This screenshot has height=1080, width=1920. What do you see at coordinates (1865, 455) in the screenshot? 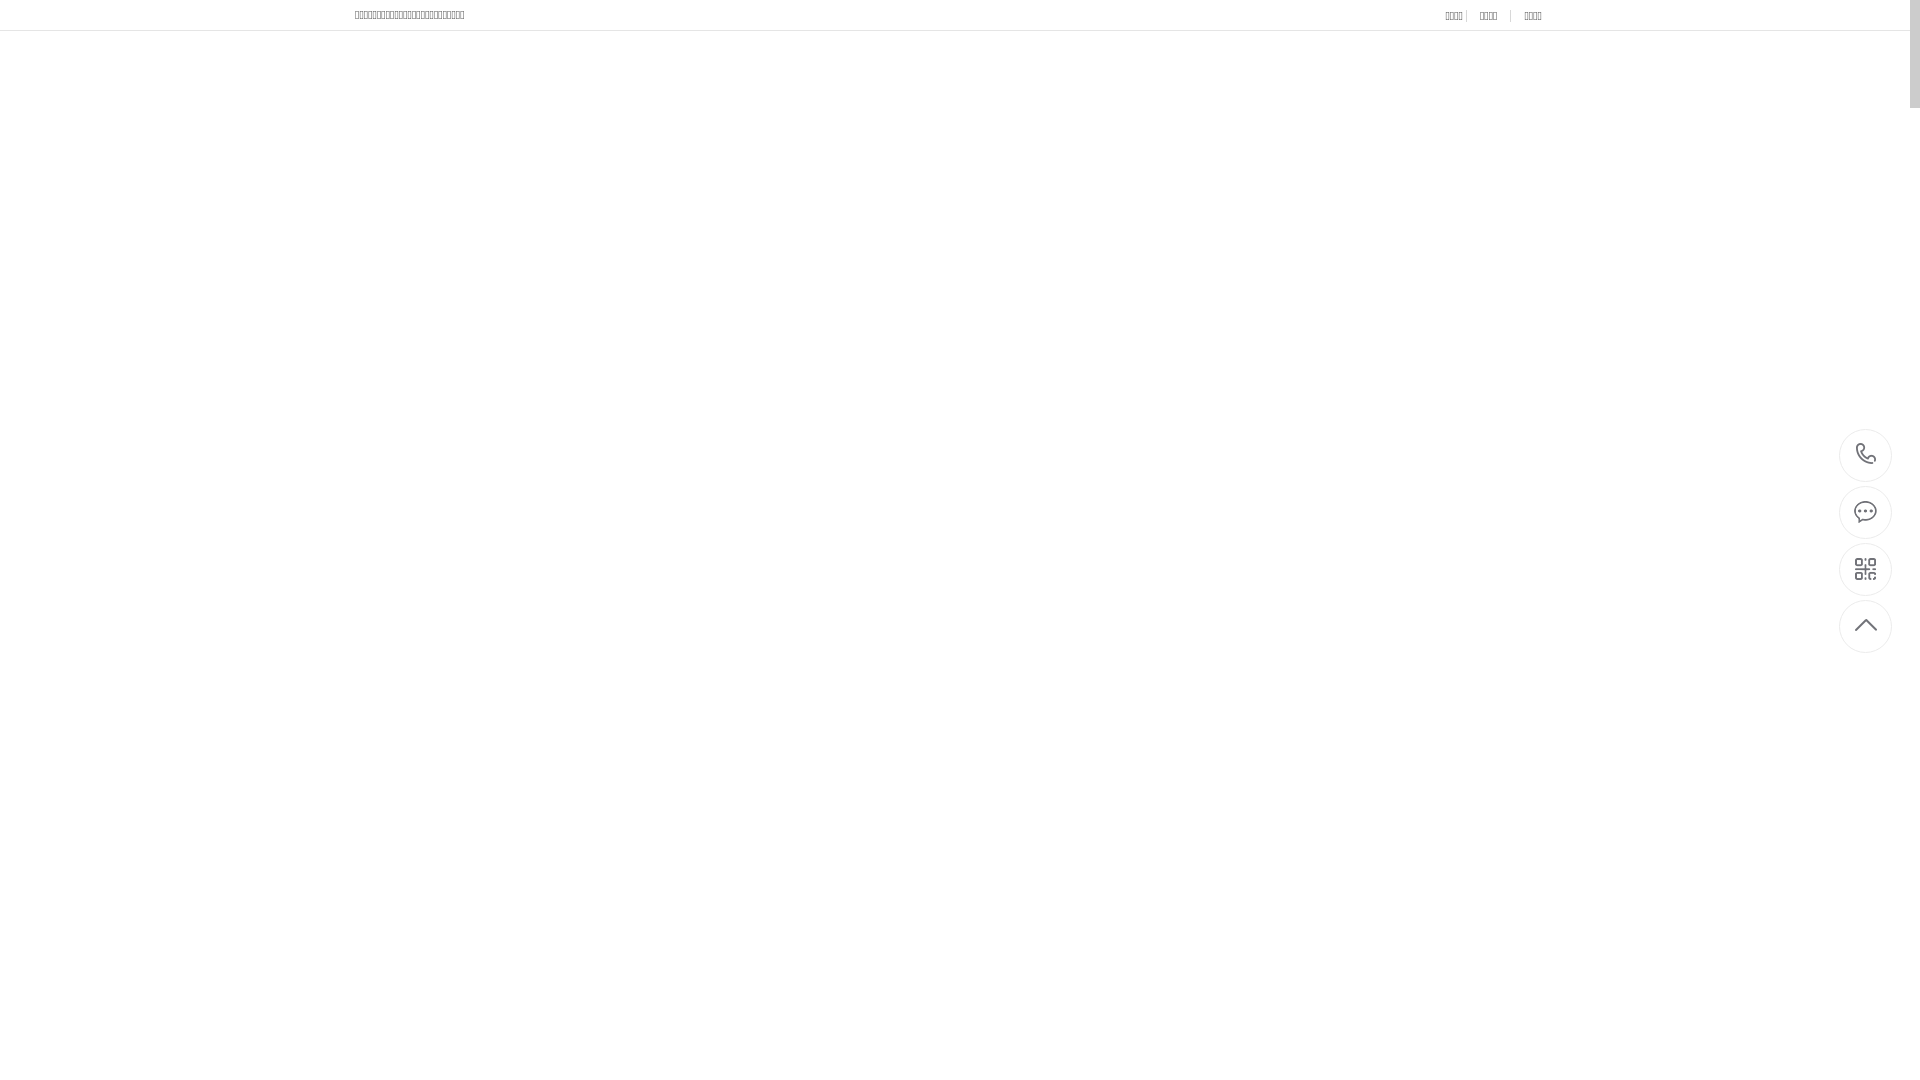
I see `'0577-86628279'` at bounding box center [1865, 455].